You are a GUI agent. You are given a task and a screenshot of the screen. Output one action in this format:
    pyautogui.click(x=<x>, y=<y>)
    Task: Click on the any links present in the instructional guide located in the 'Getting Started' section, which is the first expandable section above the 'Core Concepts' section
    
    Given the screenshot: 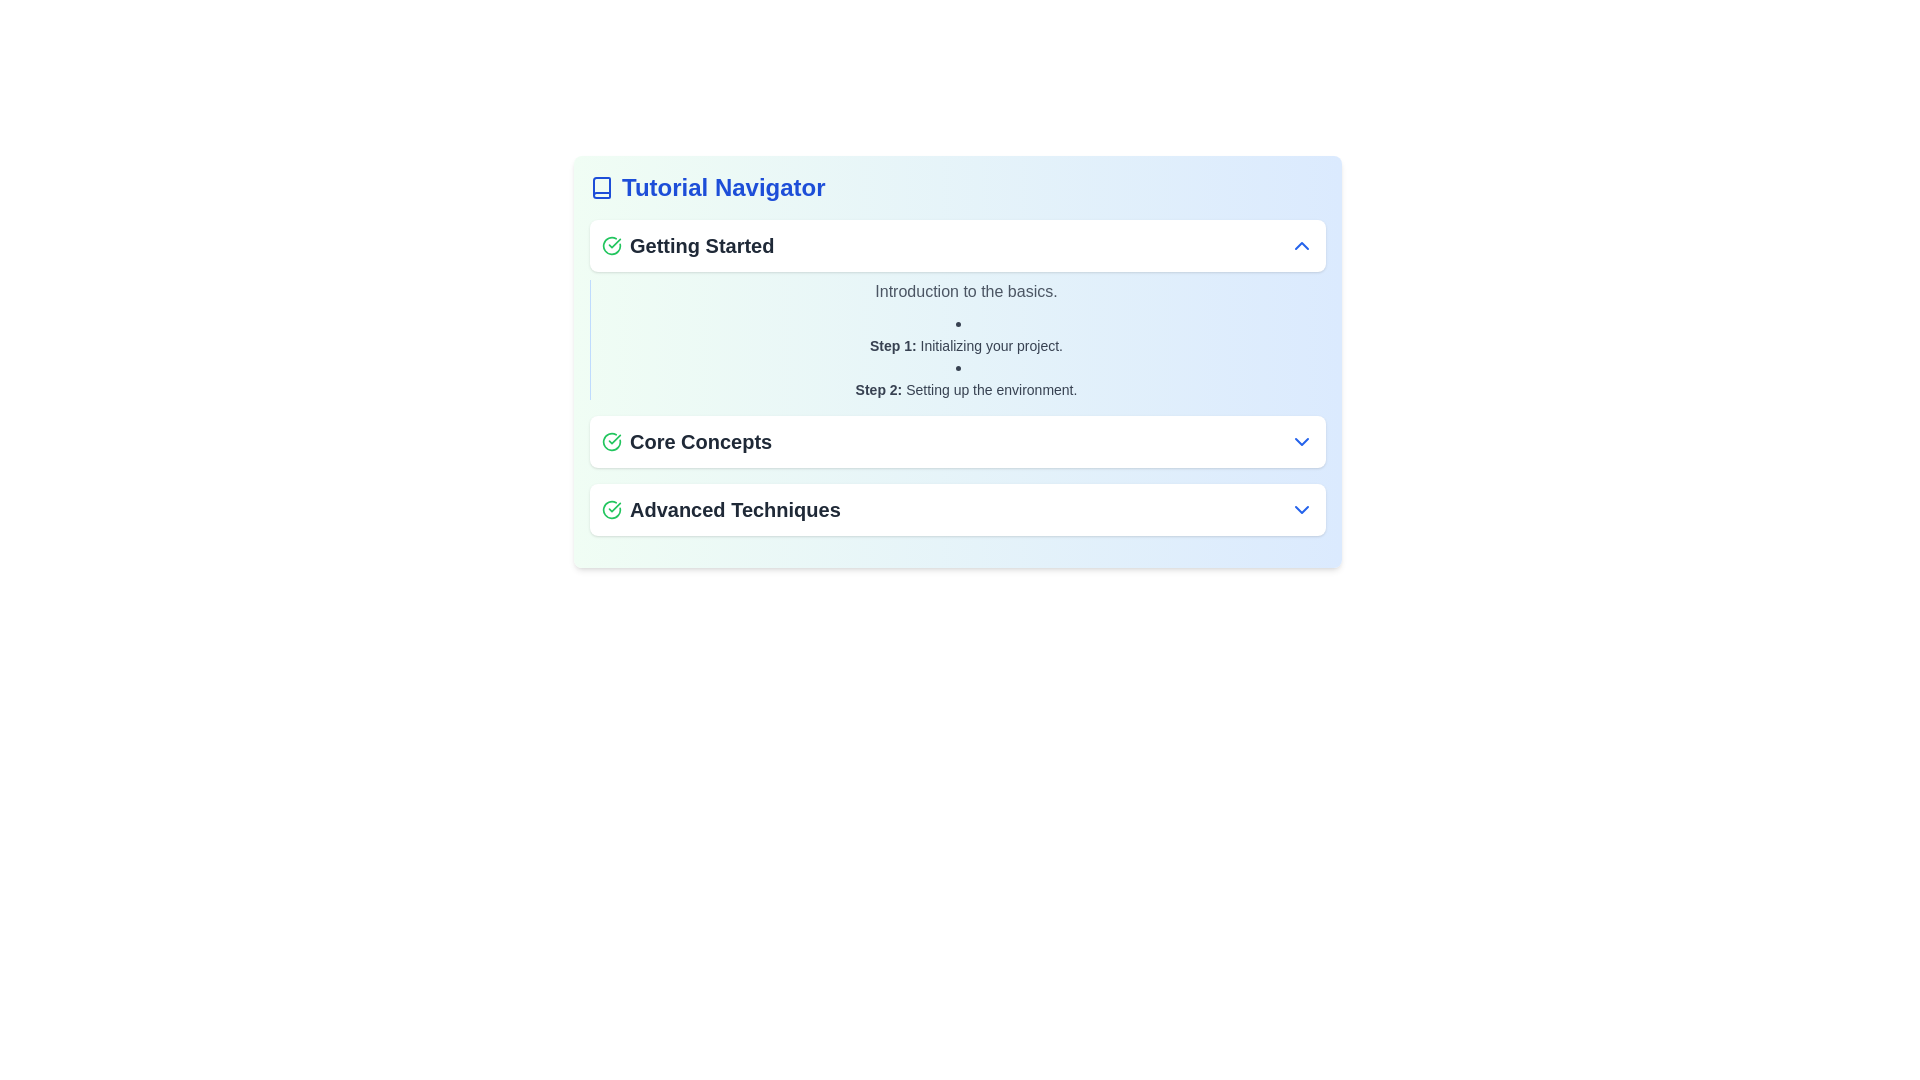 What is the action you would take?
    pyautogui.click(x=957, y=309)
    